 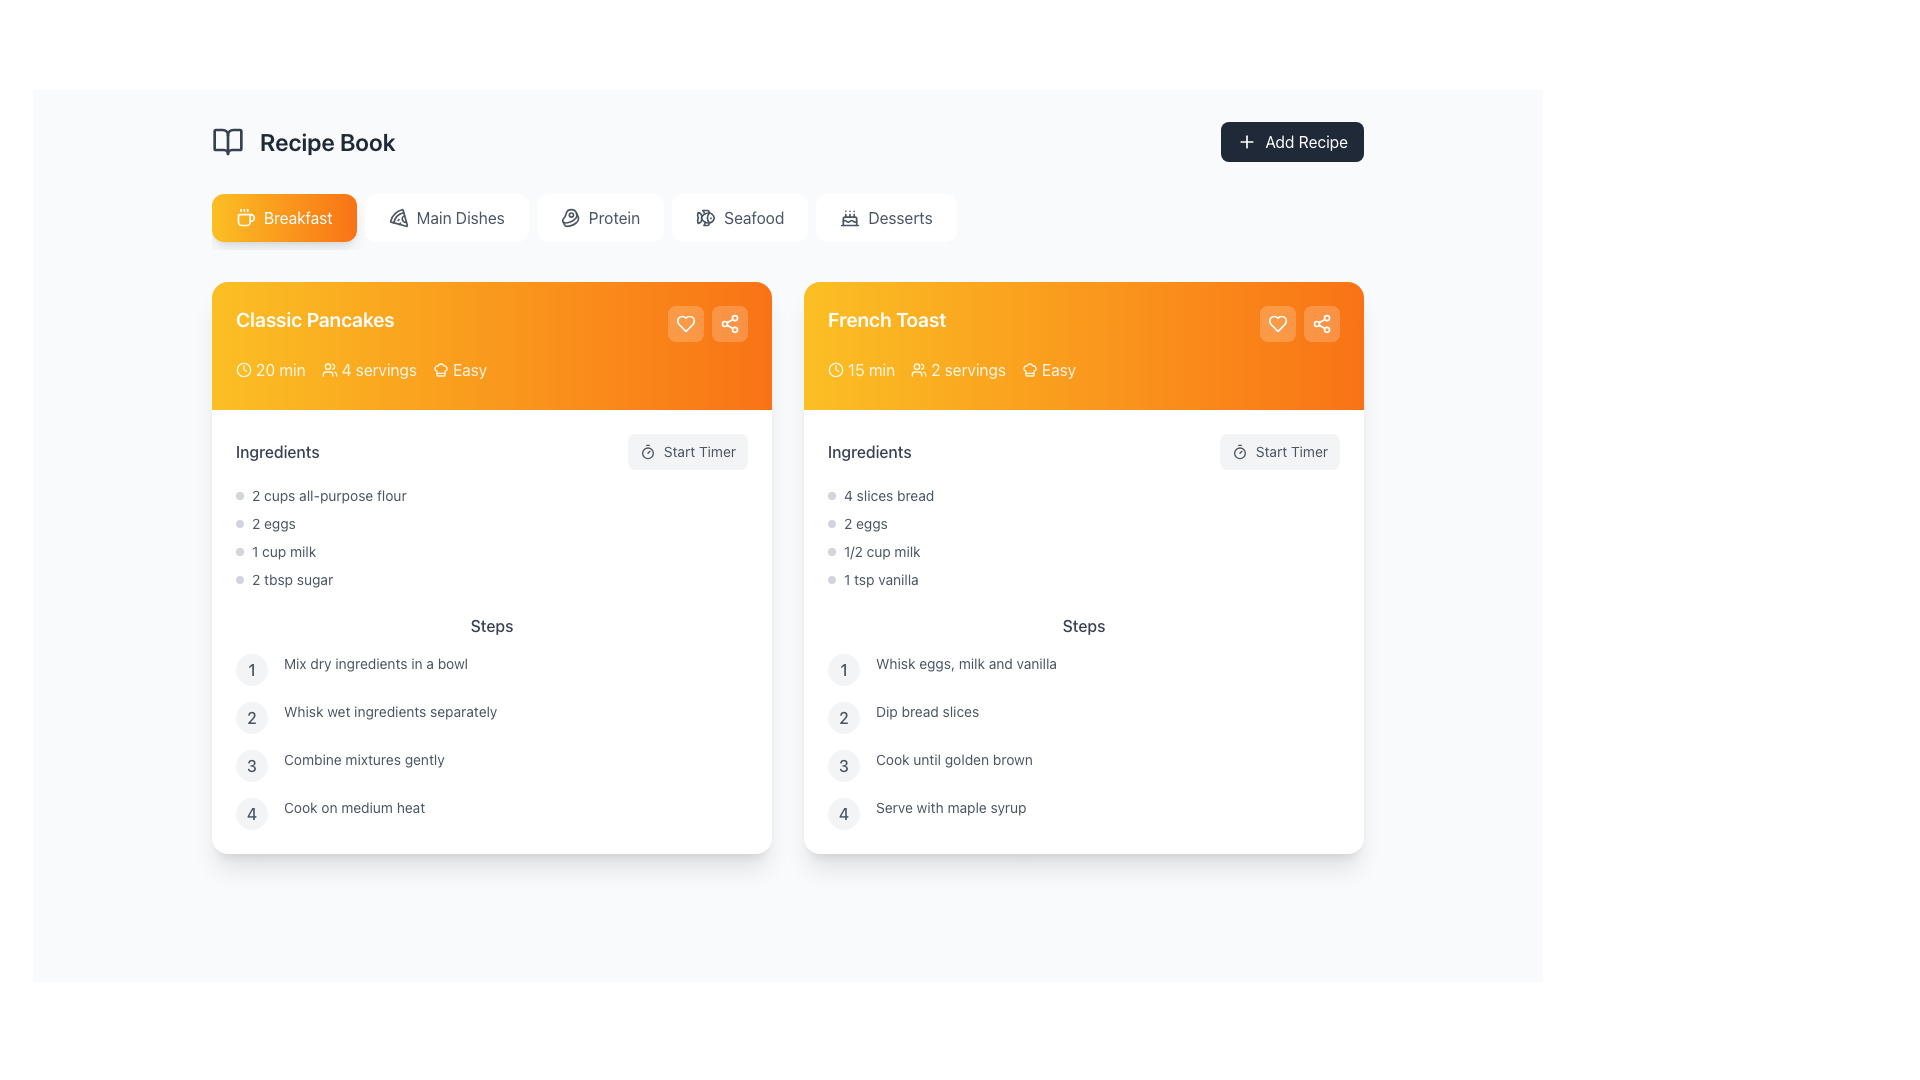 I want to click on the first circular badge labeled '1' in the 'Steps' section of the 'Classic Pancakes' recipe card, so click(x=251, y=670).